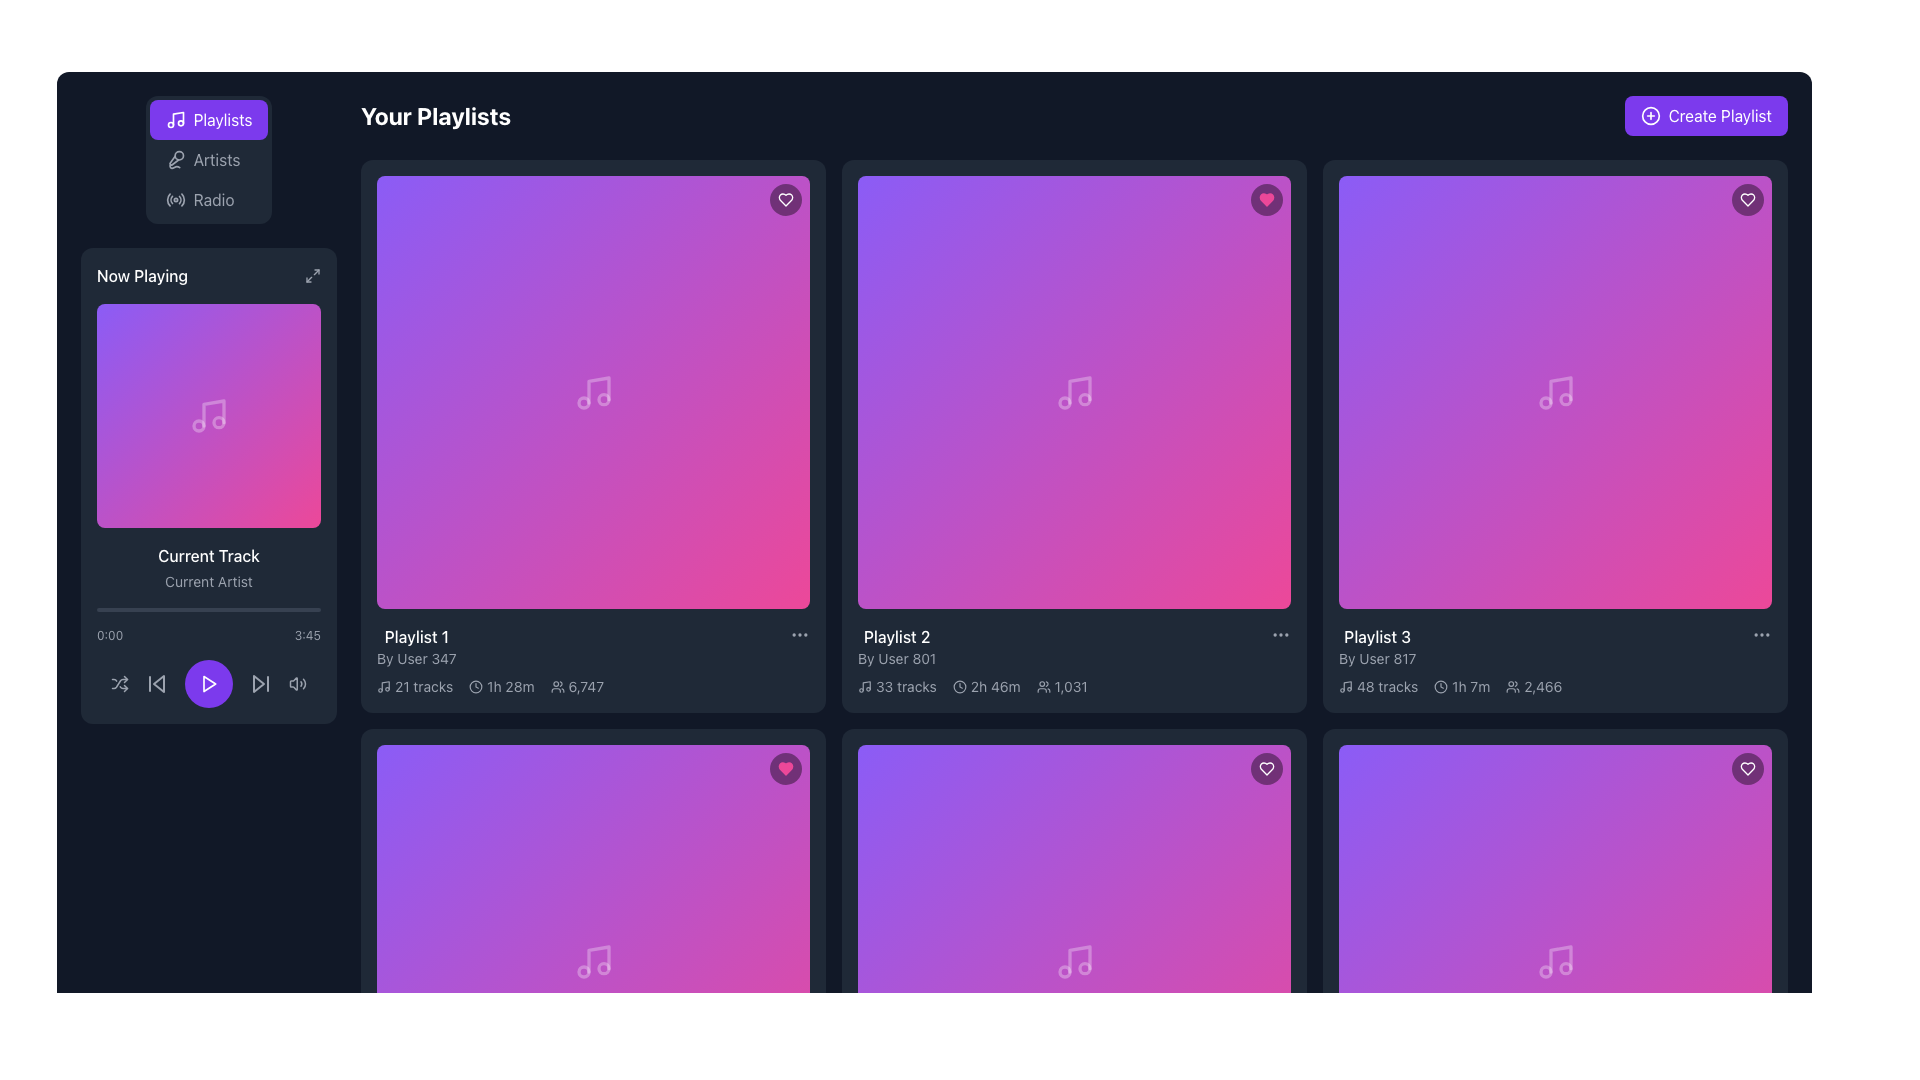 The image size is (1920, 1080). Describe the element at coordinates (800, 635) in the screenshot. I see `the button displaying an ellipsis symbol (three horizontally aligned dots) located at the top-right corner of the 'Playlist 1' tile` at that location.